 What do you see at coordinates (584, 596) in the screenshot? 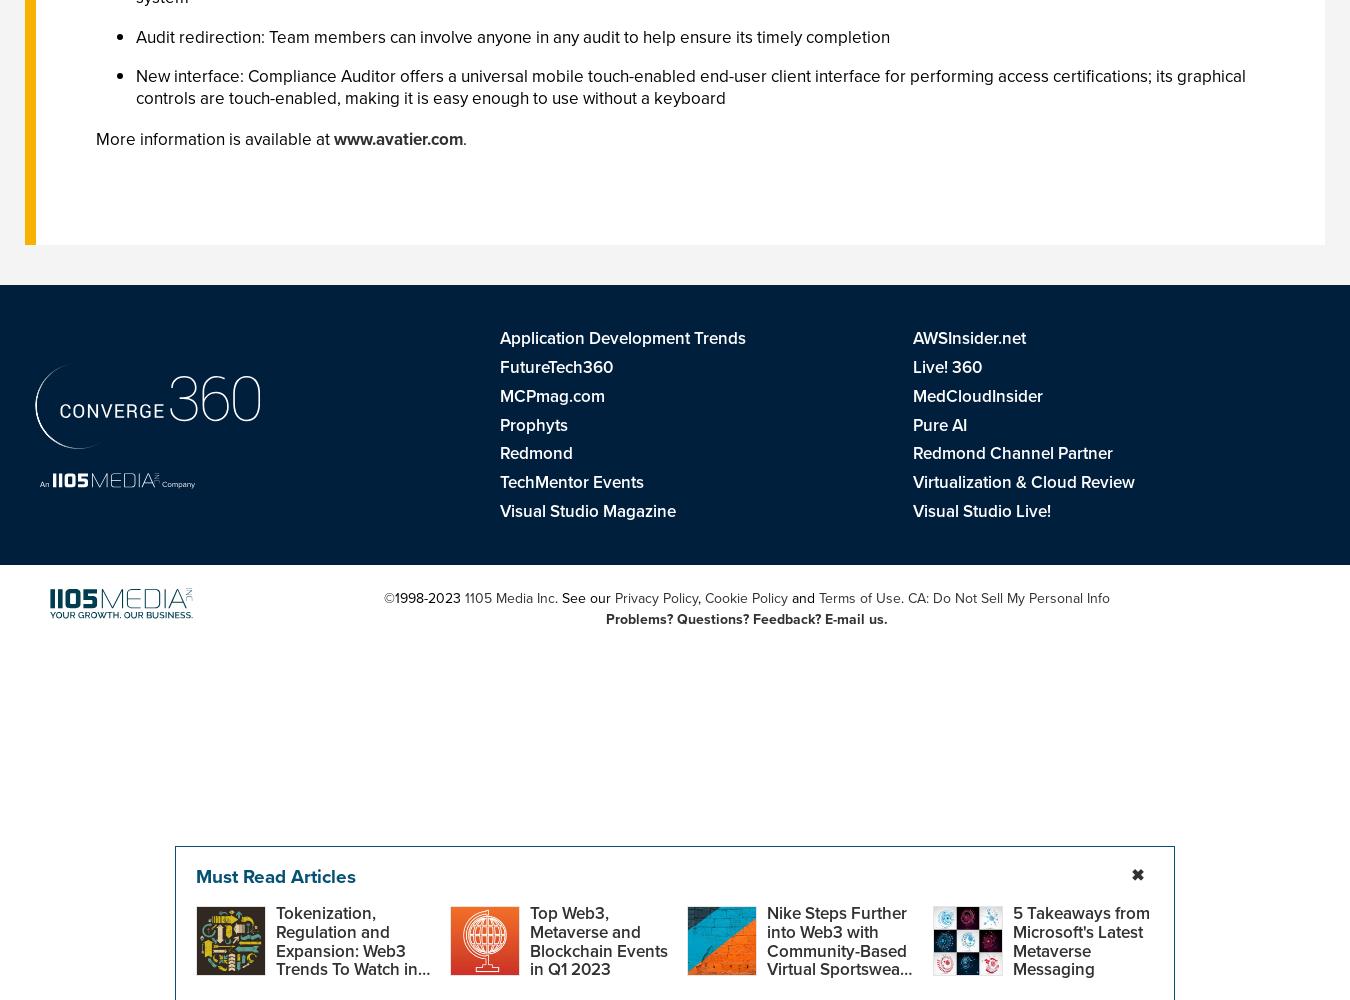
I see `'. See our'` at bounding box center [584, 596].